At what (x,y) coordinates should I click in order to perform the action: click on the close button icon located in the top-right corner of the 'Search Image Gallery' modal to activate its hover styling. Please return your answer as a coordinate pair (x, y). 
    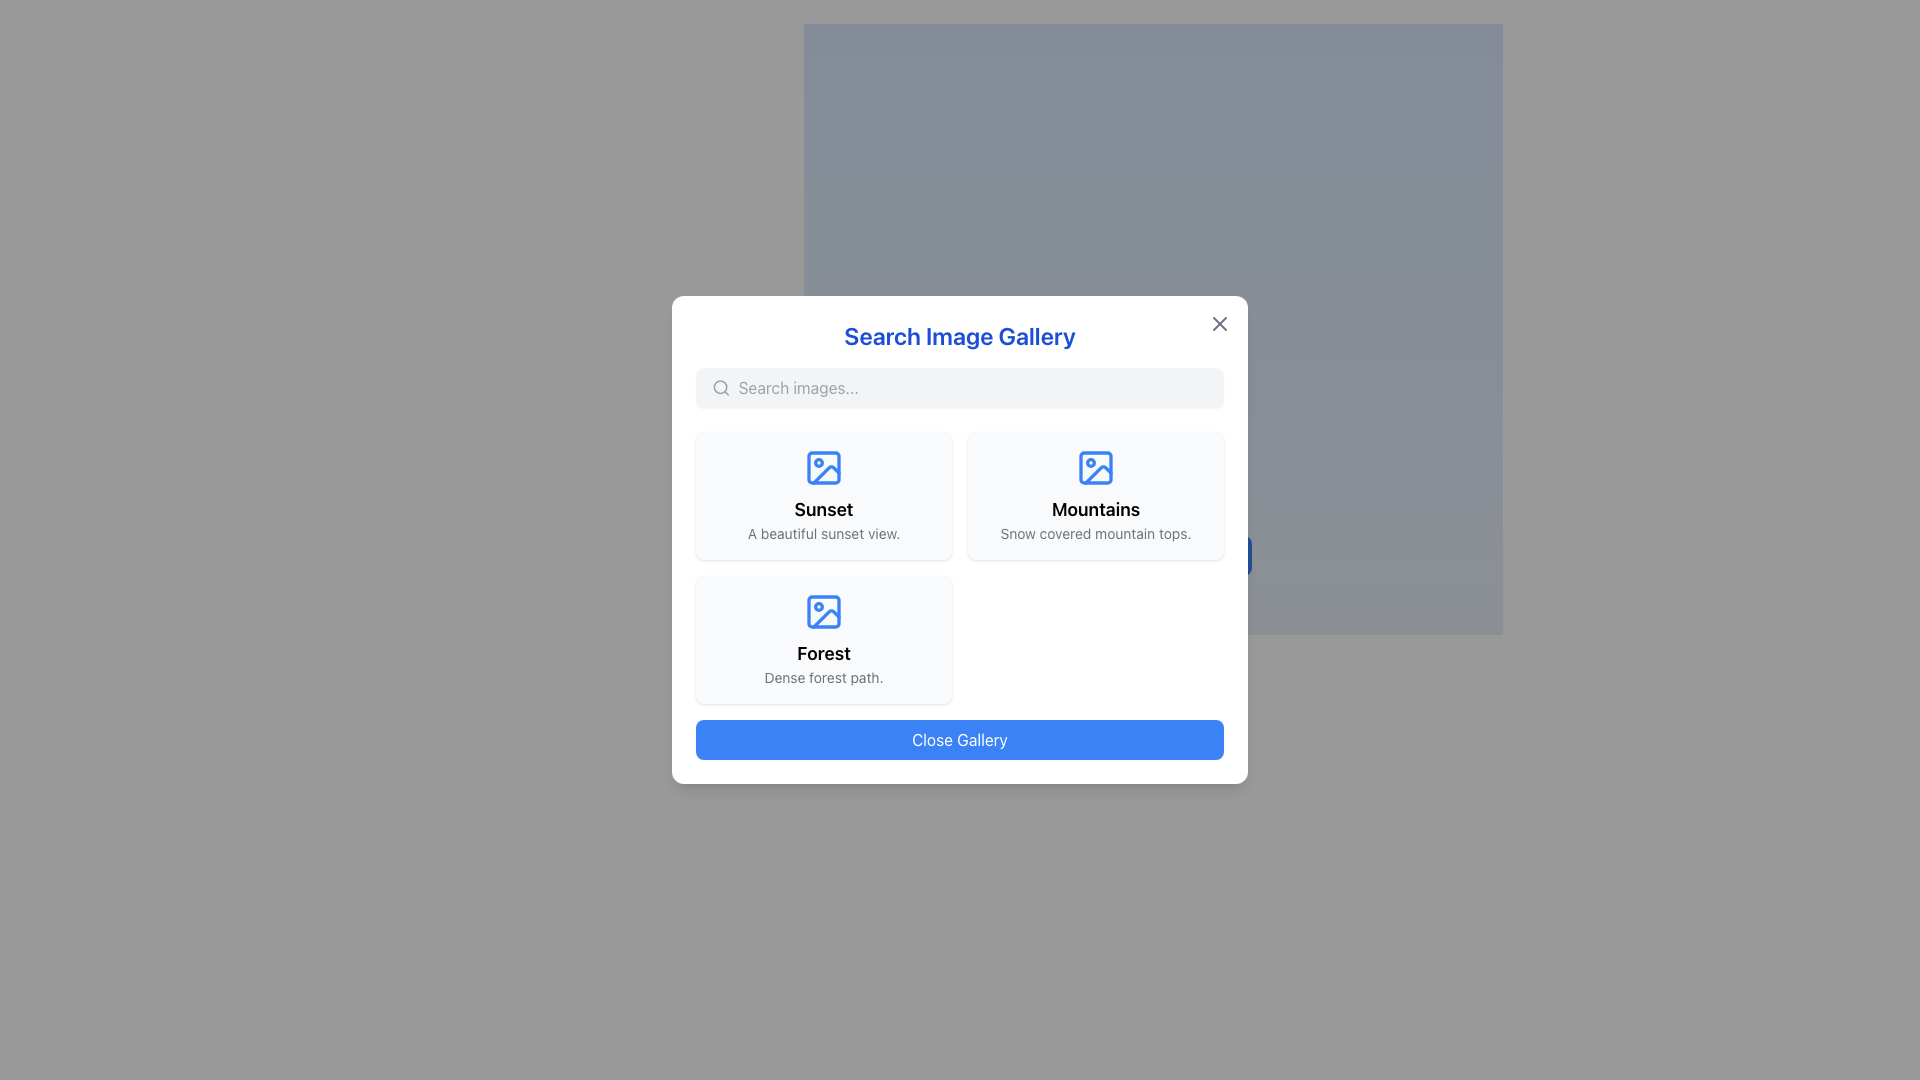
    Looking at the image, I should click on (1218, 323).